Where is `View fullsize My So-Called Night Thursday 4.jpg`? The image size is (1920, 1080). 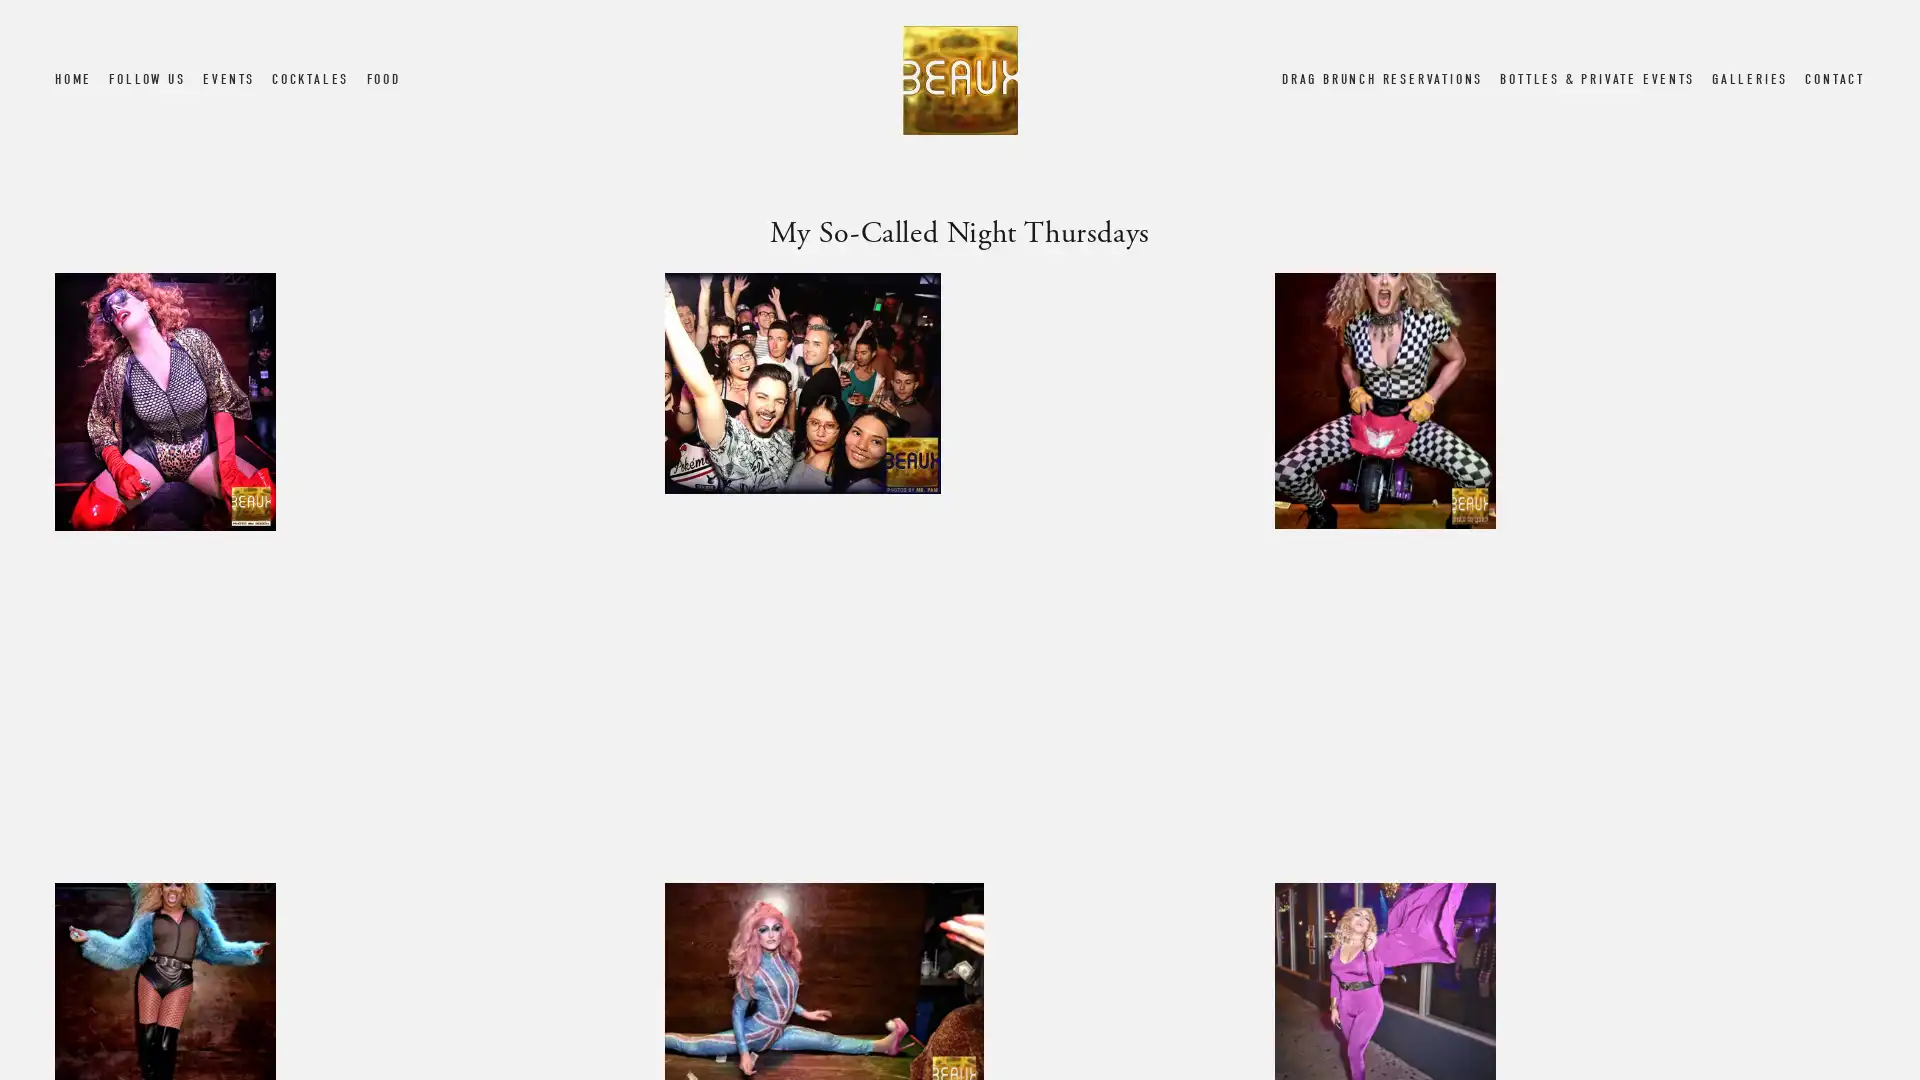
View fullsize My So-Called Night Thursday 4.jpg is located at coordinates (958, 567).